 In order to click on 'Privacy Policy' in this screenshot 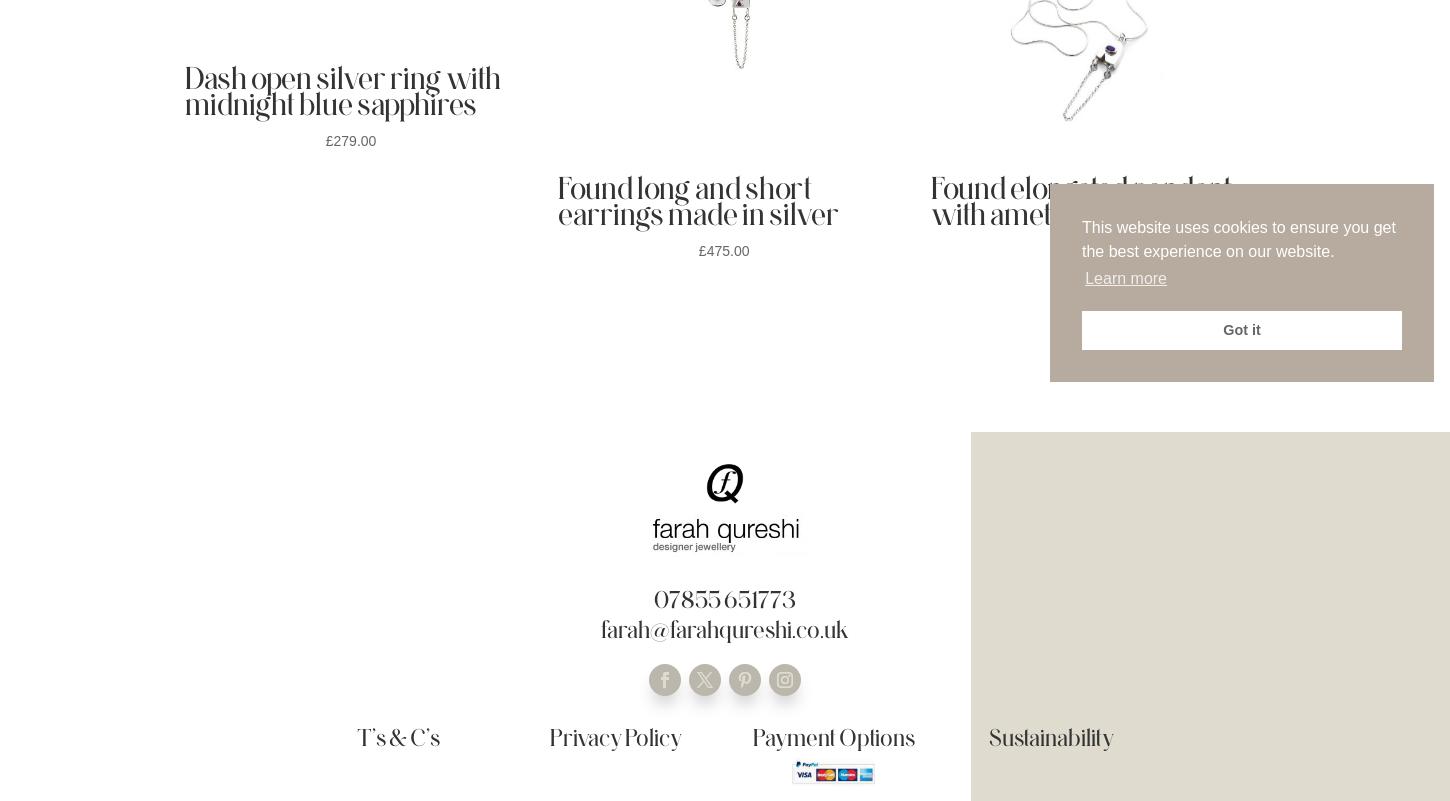, I will do `click(614, 737)`.